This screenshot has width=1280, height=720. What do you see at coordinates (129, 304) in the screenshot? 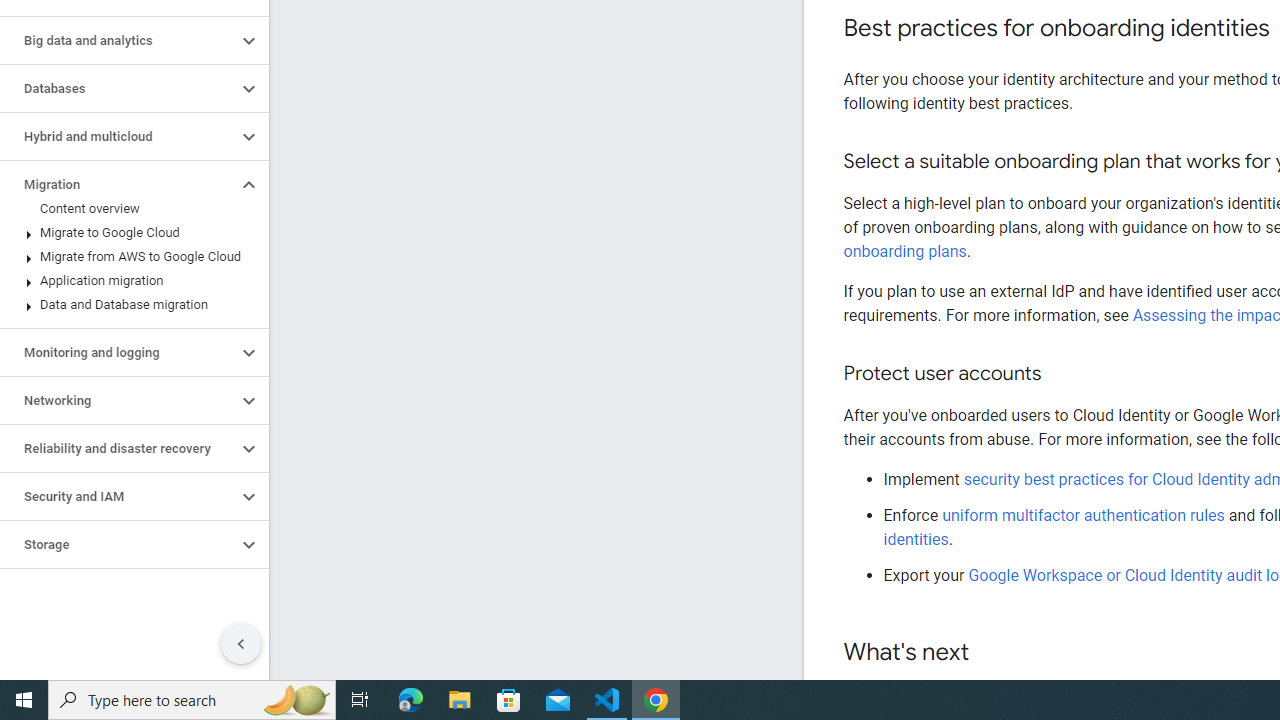
I see `'Data and Database migration'` at bounding box center [129, 304].